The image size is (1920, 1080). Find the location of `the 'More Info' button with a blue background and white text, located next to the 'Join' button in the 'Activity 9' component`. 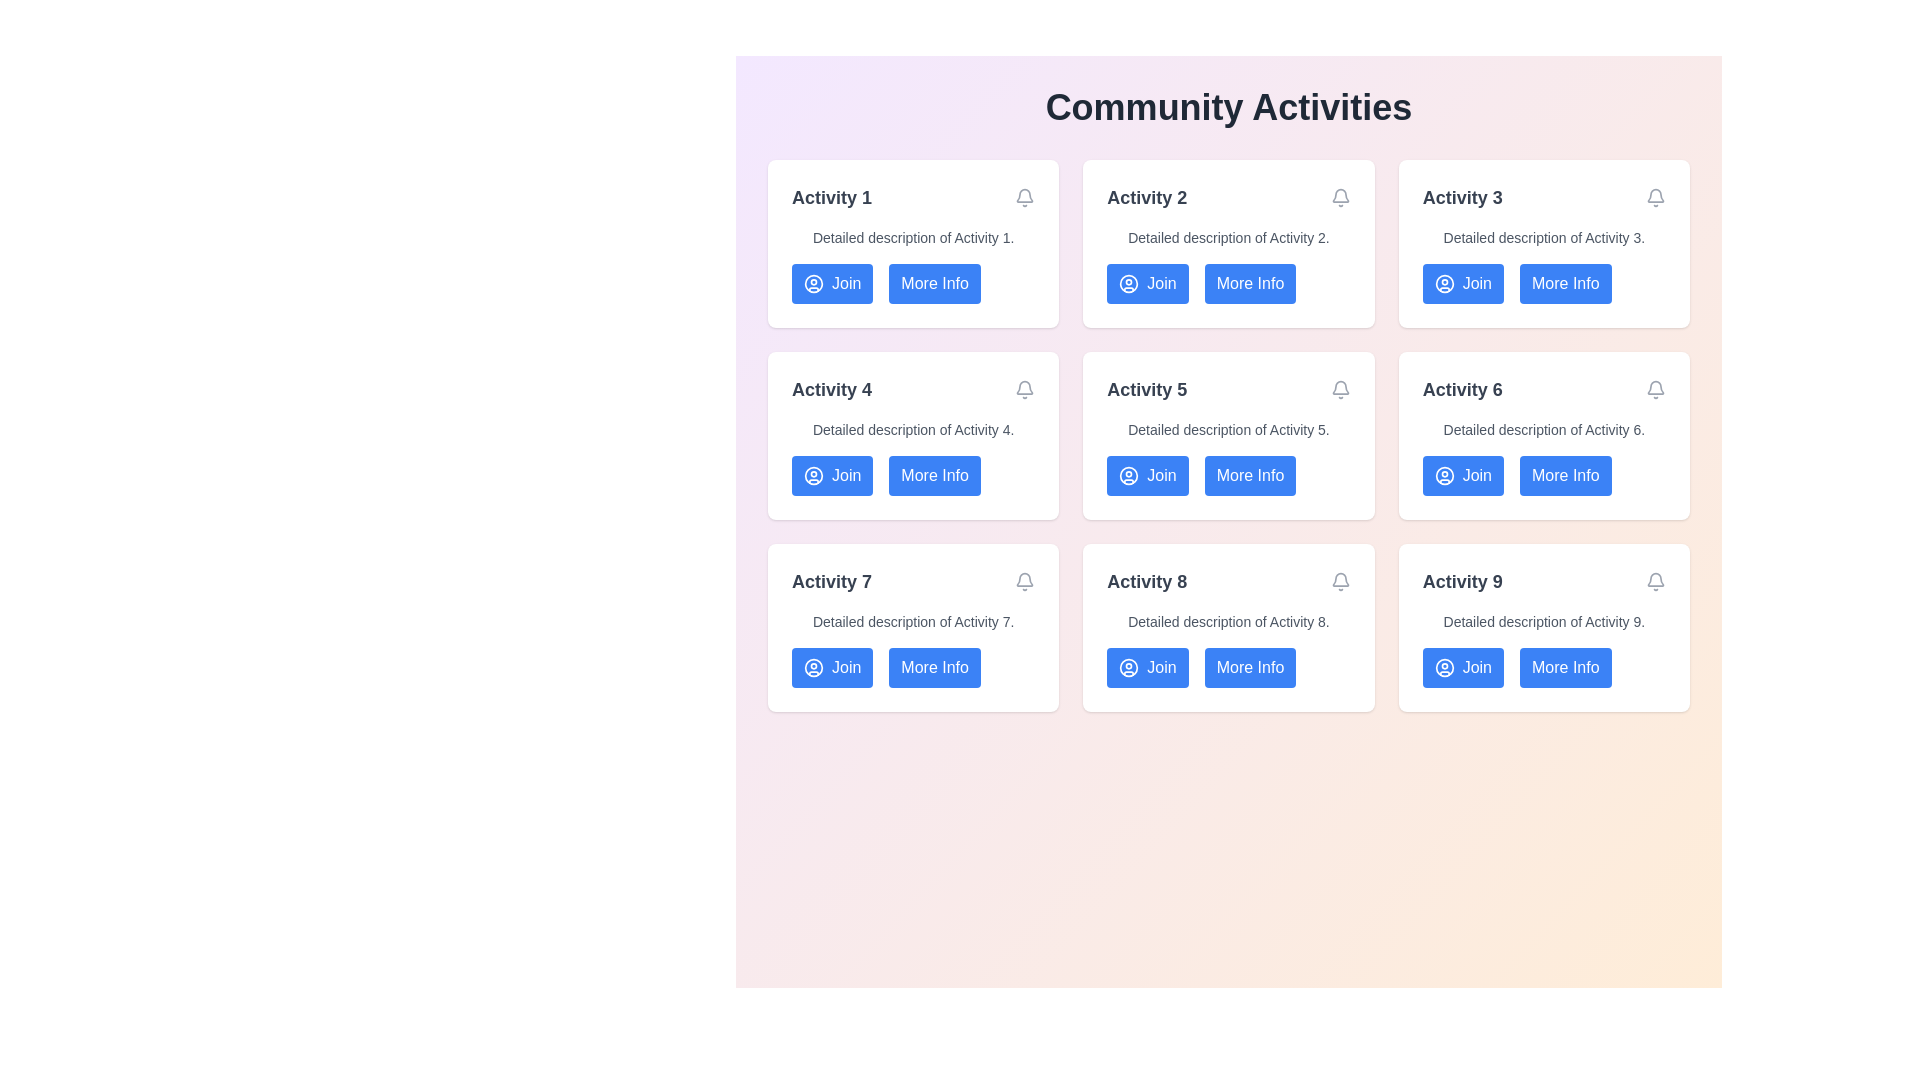

the 'More Info' button with a blue background and white text, located next to the 'Join' button in the 'Activity 9' component is located at coordinates (1543, 667).